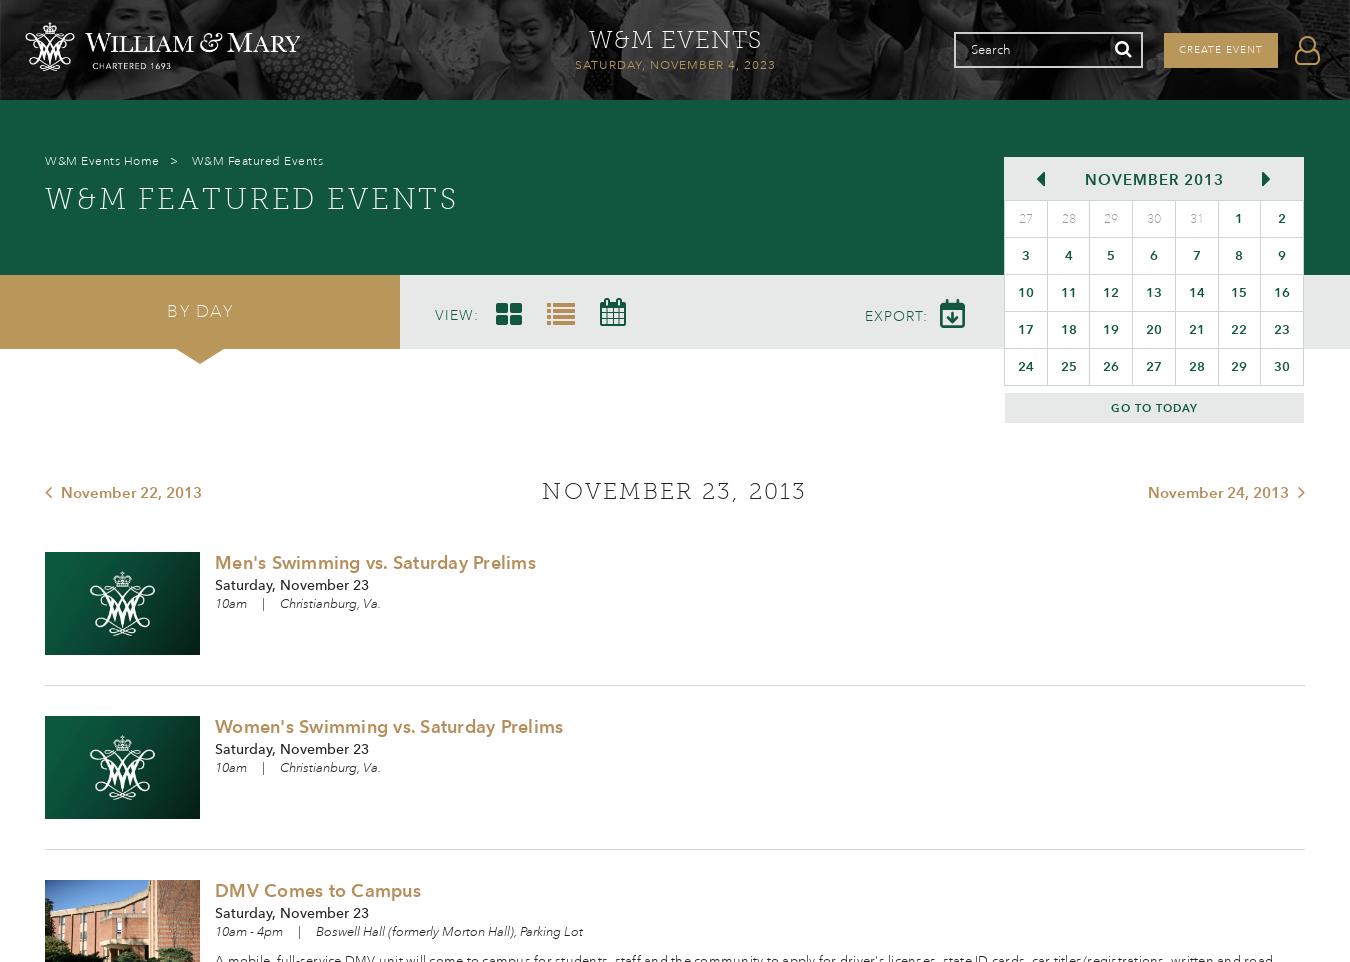 The height and width of the screenshot is (962, 1350). I want to click on '15', so click(1239, 291).